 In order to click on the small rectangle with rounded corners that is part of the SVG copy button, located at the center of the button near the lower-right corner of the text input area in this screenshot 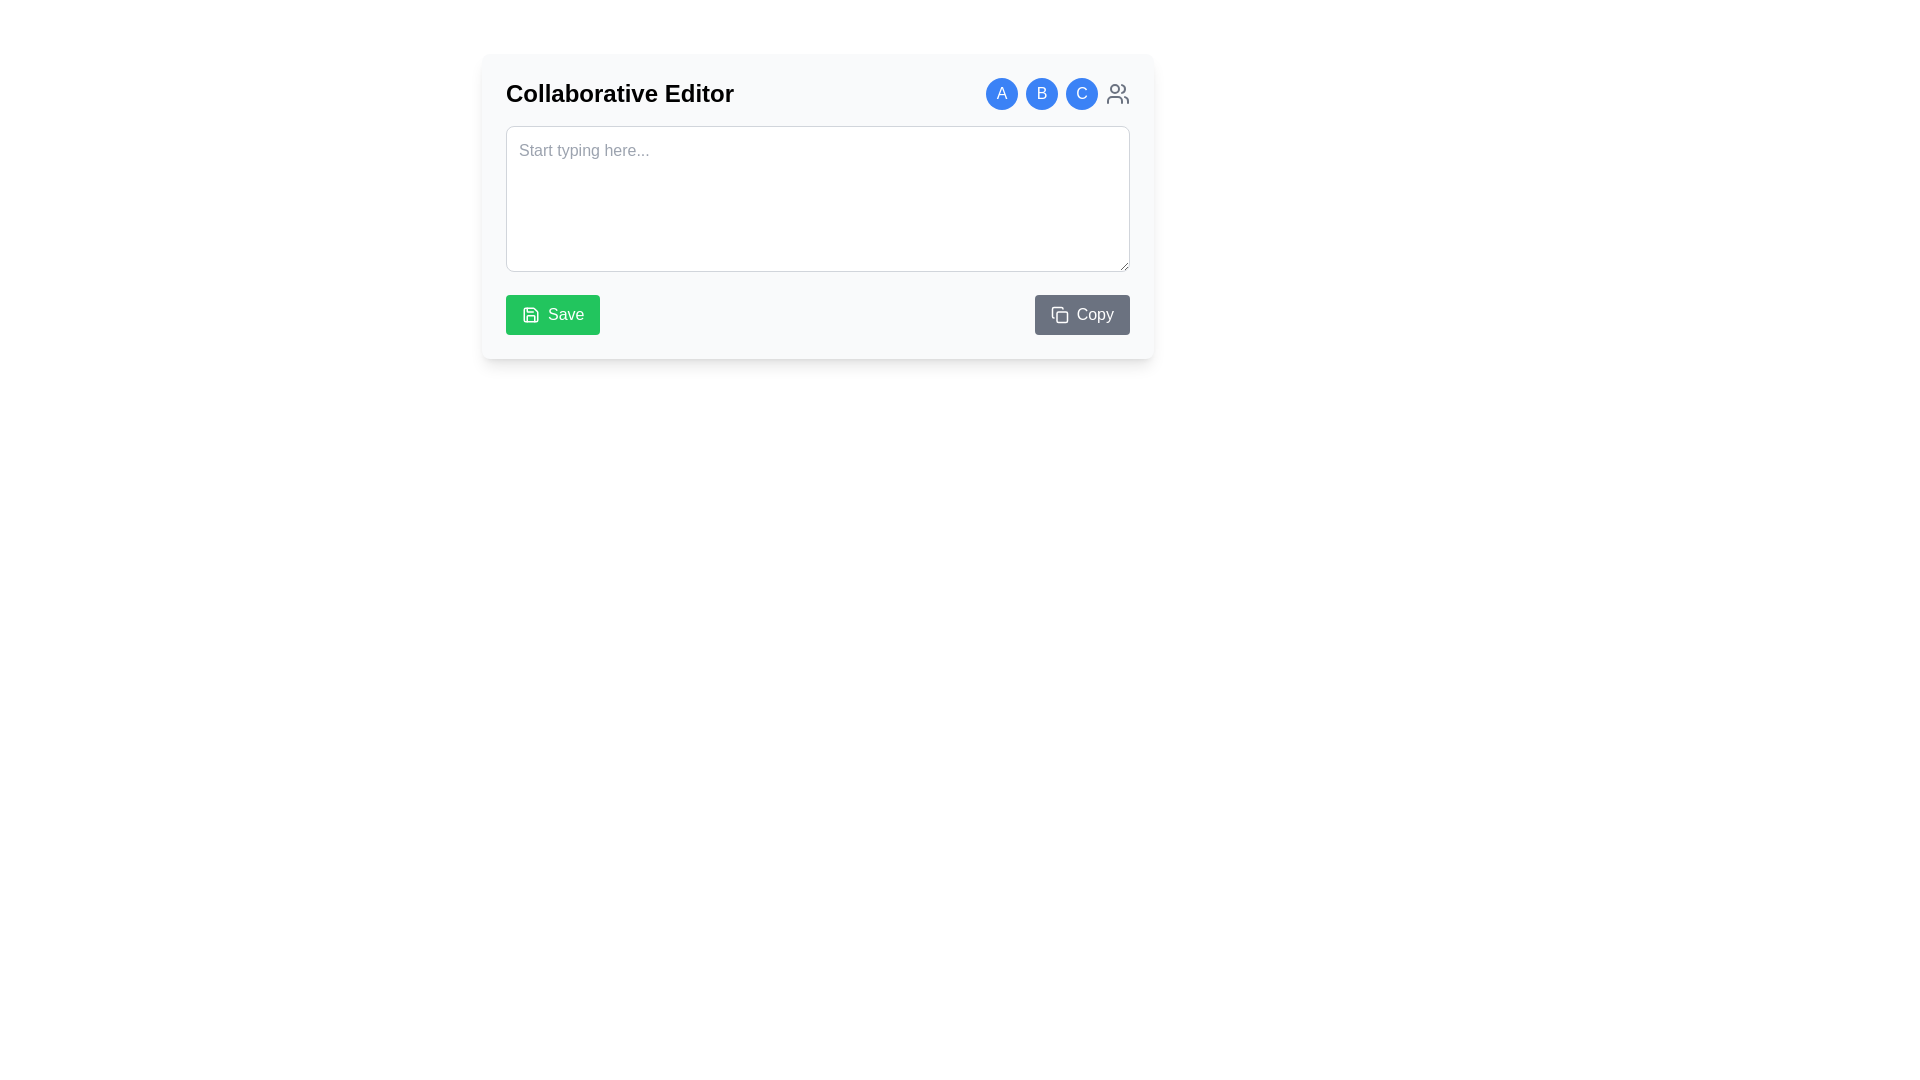, I will do `click(1060, 316)`.